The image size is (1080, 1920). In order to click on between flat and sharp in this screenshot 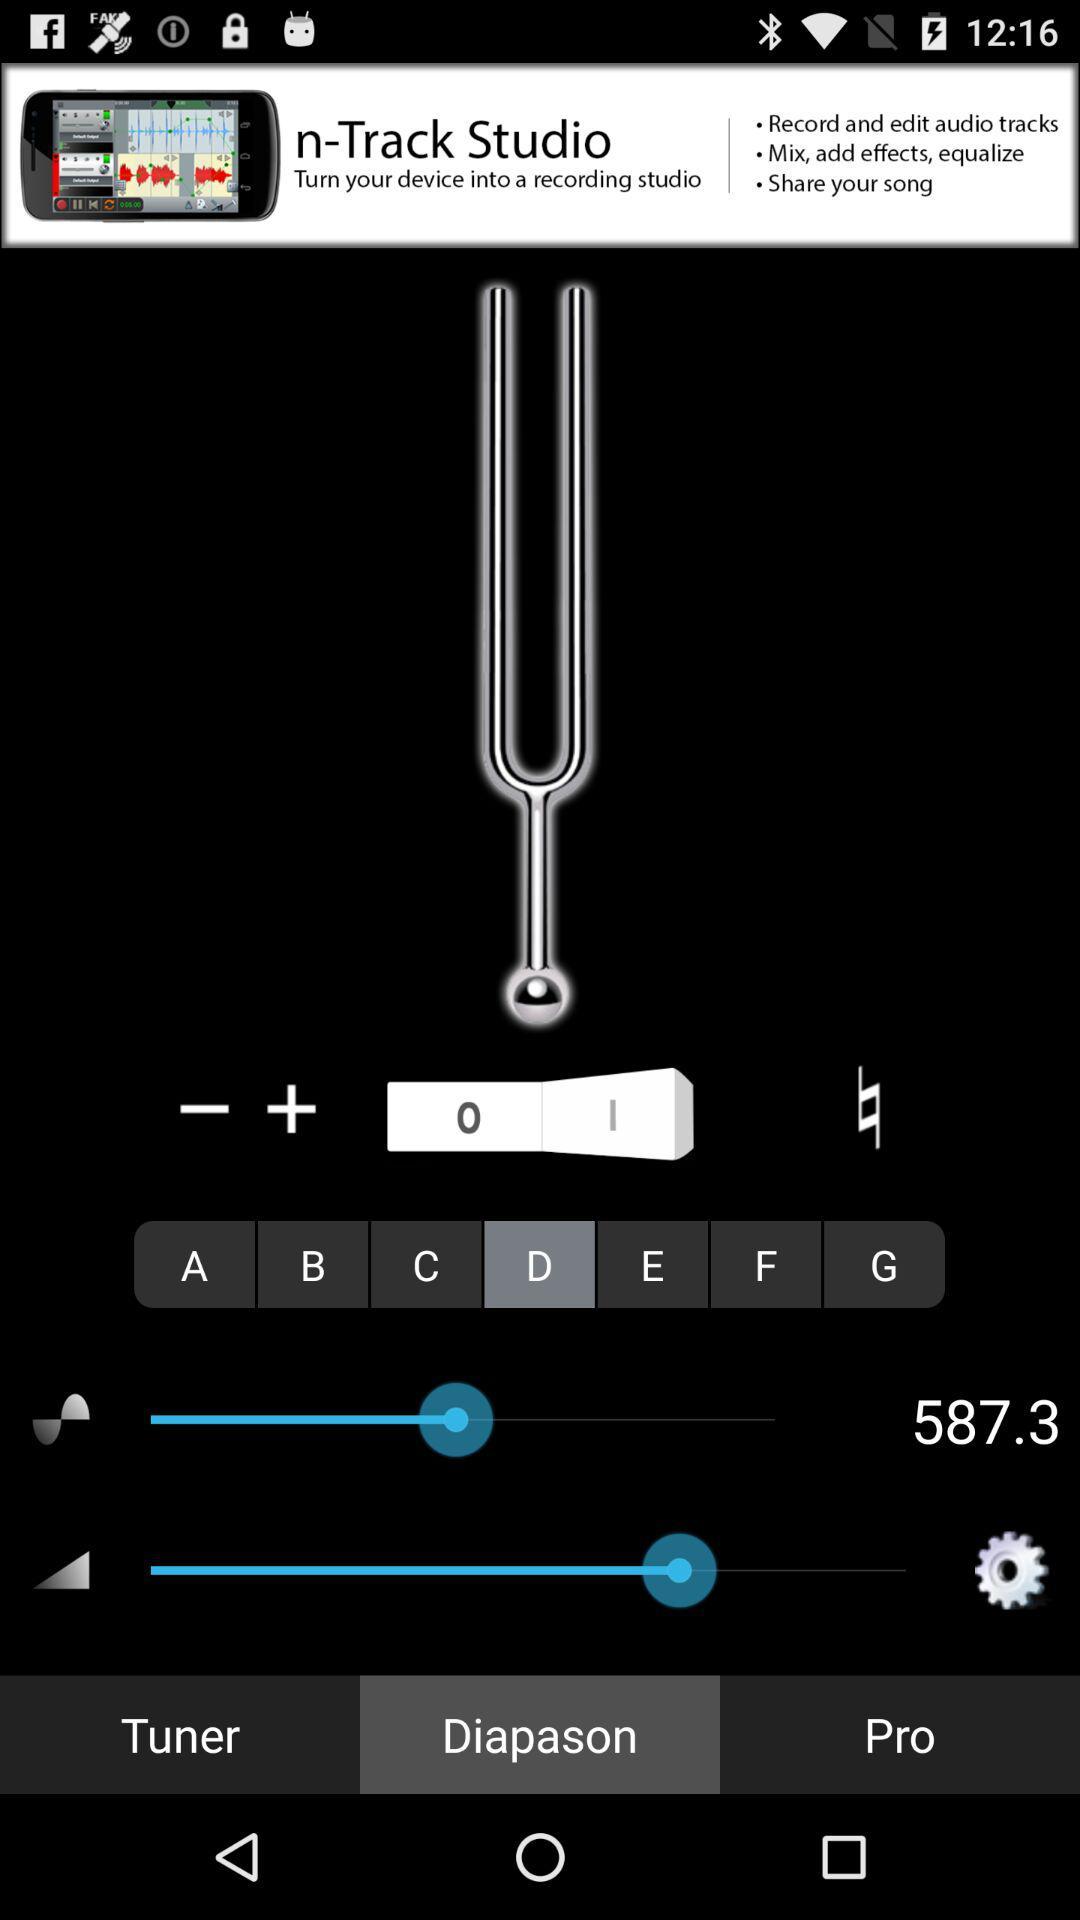, I will do `click(867, 1107)`.